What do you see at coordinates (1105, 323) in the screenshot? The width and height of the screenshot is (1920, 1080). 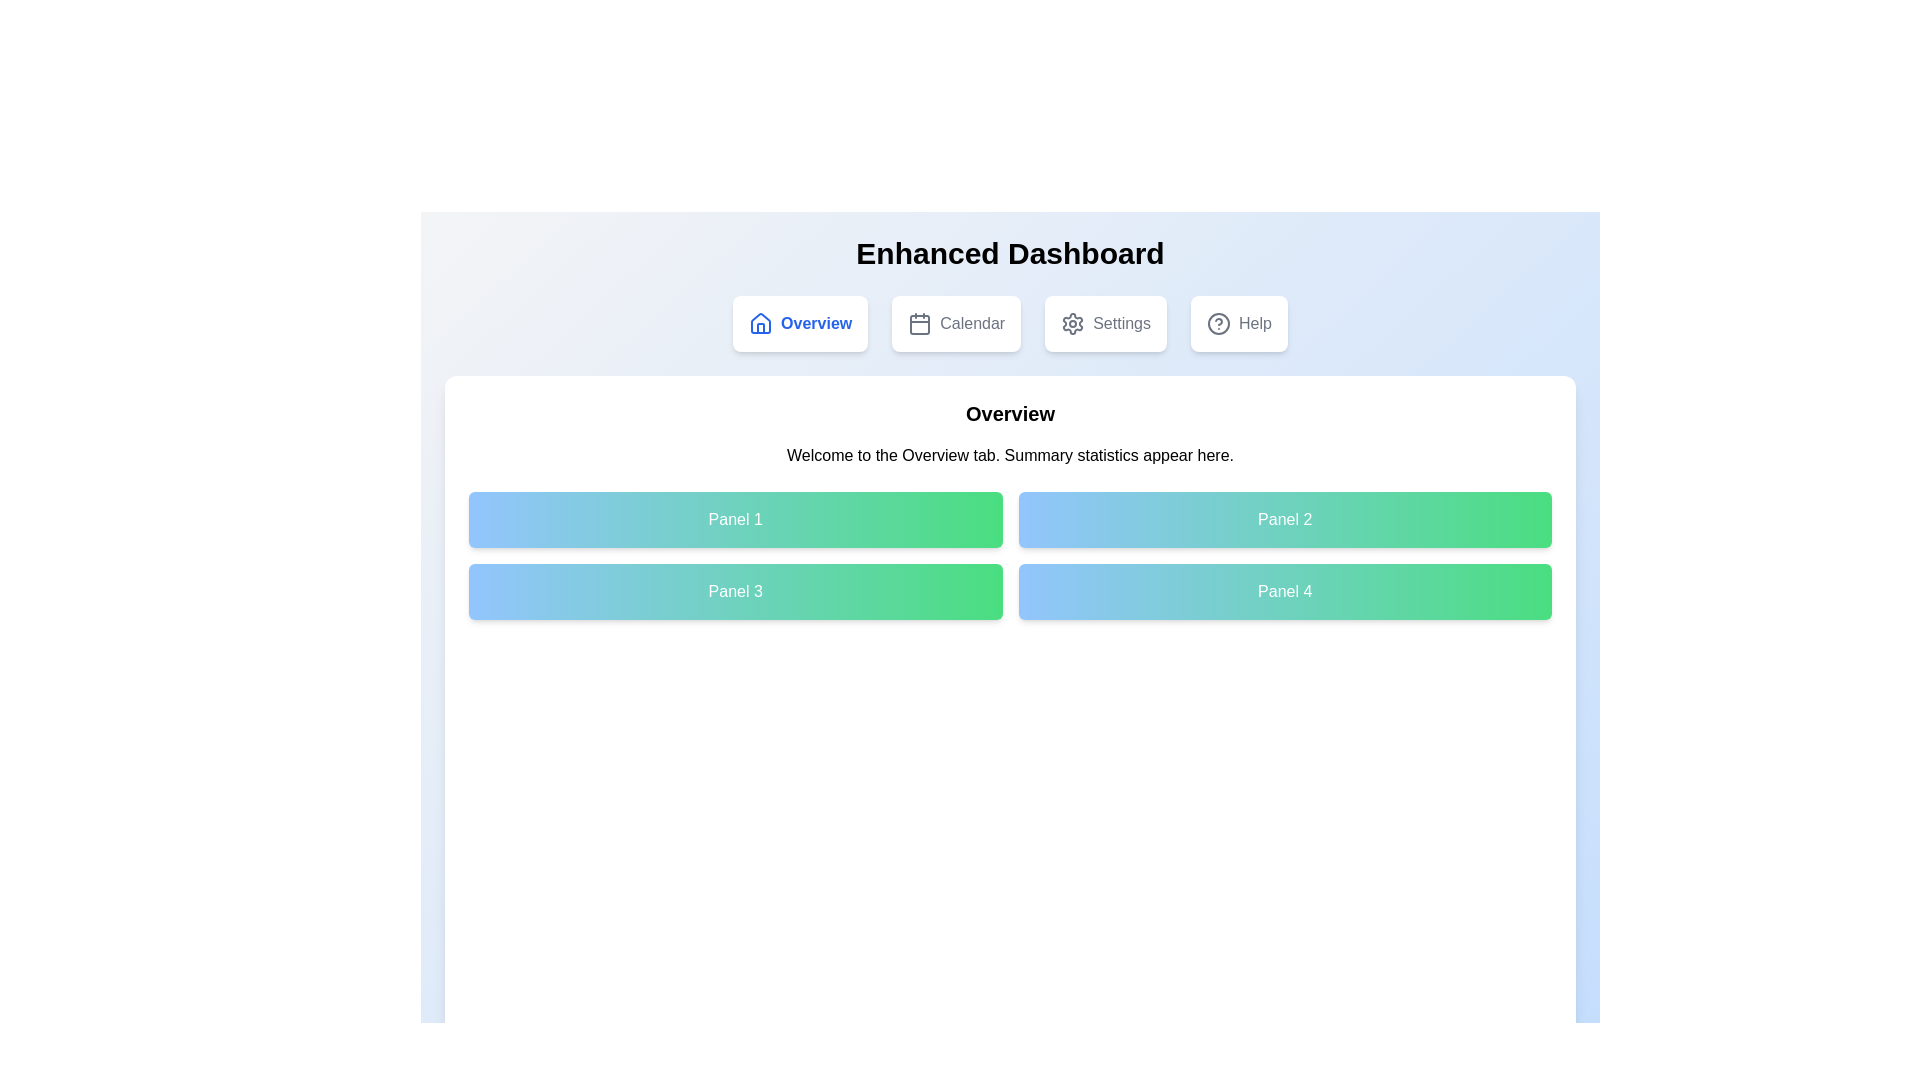 I see `the tab labeled Settings to navigate to the corresponding section` at bounding box center [1105, 323].